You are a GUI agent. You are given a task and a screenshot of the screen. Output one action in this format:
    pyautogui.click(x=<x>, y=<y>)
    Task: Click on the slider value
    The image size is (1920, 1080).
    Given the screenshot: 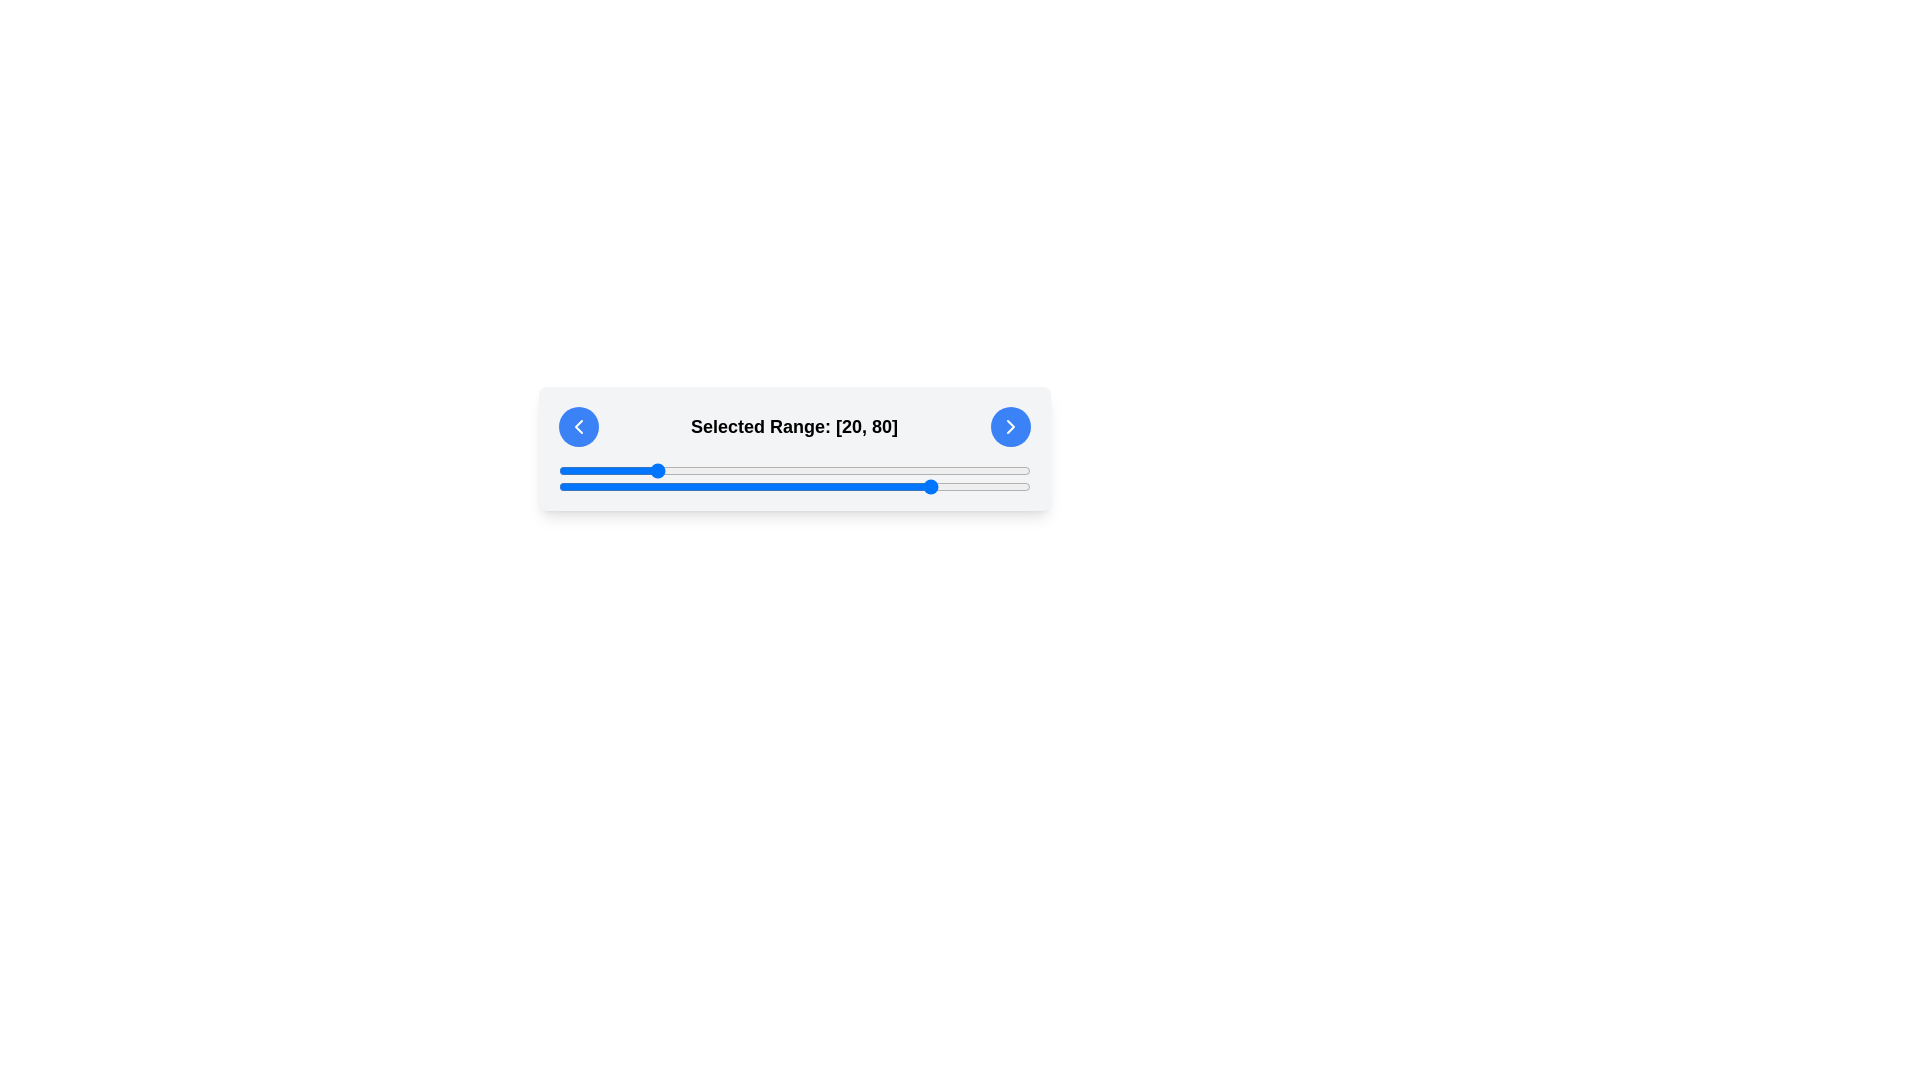 What is the action you would take?
    pyautogui.click(x=944, y=470)
    